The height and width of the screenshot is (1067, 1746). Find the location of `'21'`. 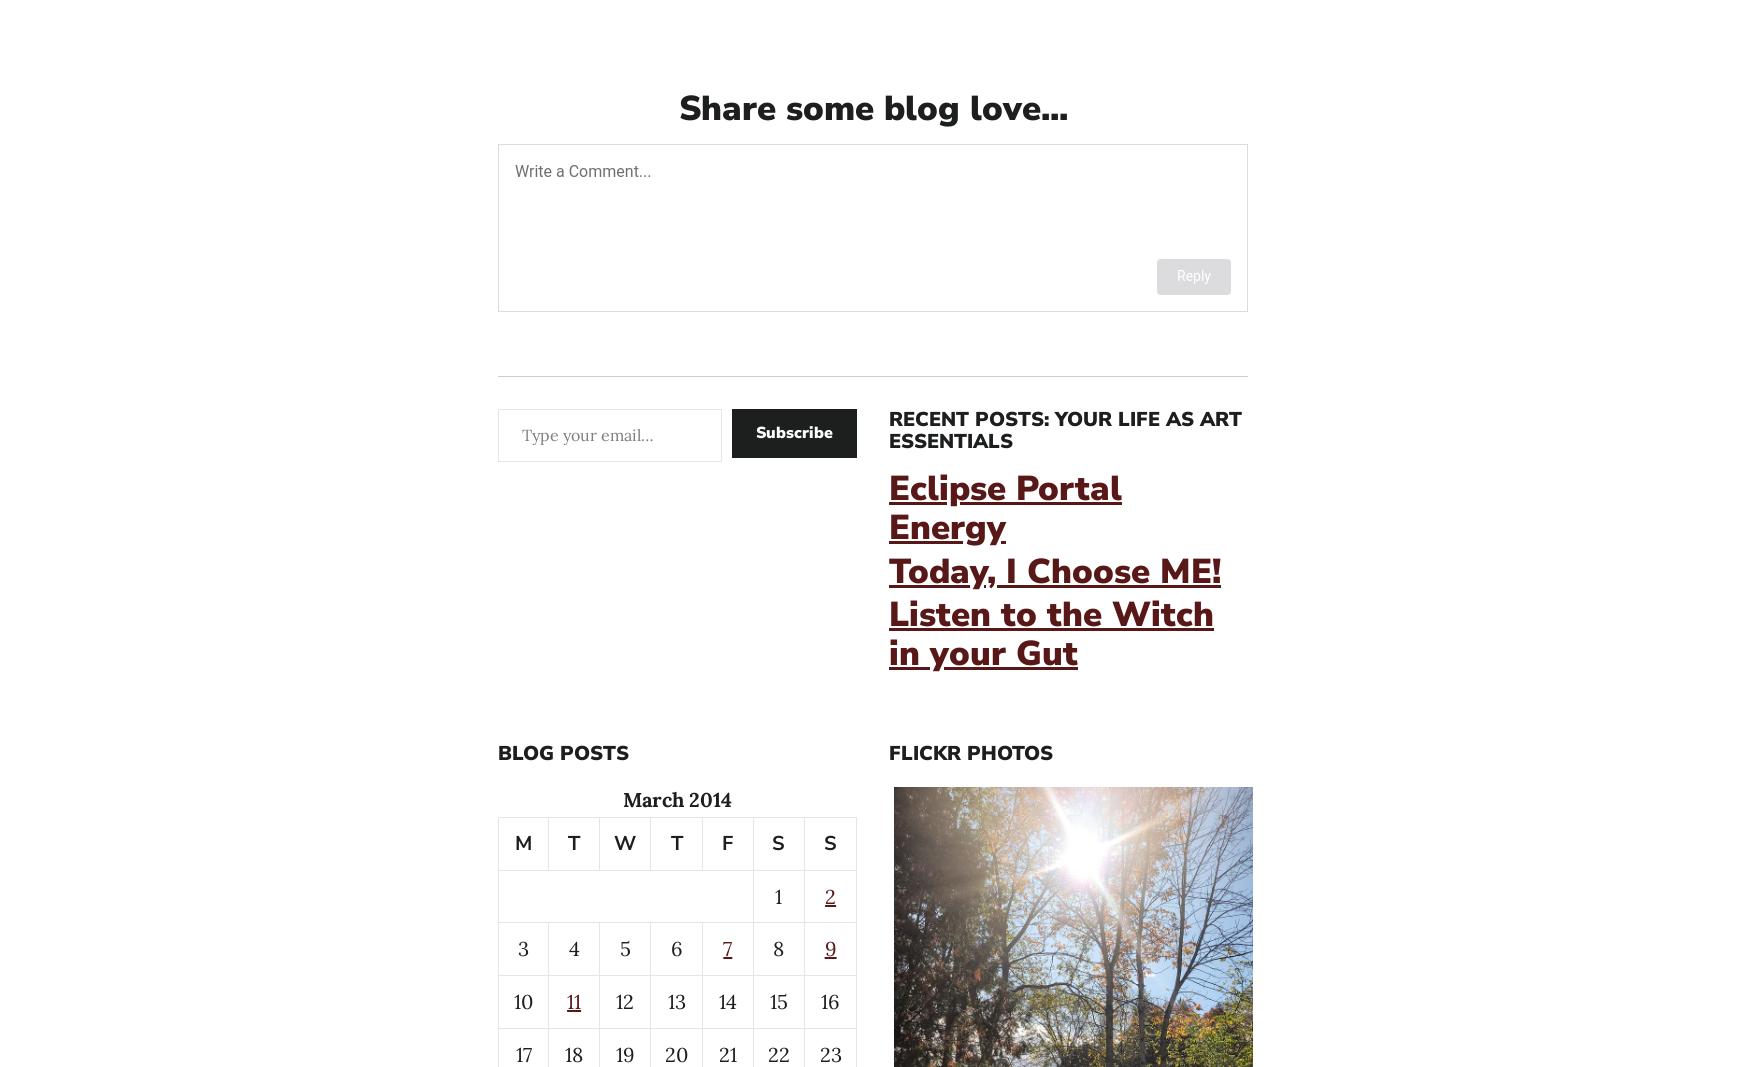

'21' is located at coordinates (726, 1053).